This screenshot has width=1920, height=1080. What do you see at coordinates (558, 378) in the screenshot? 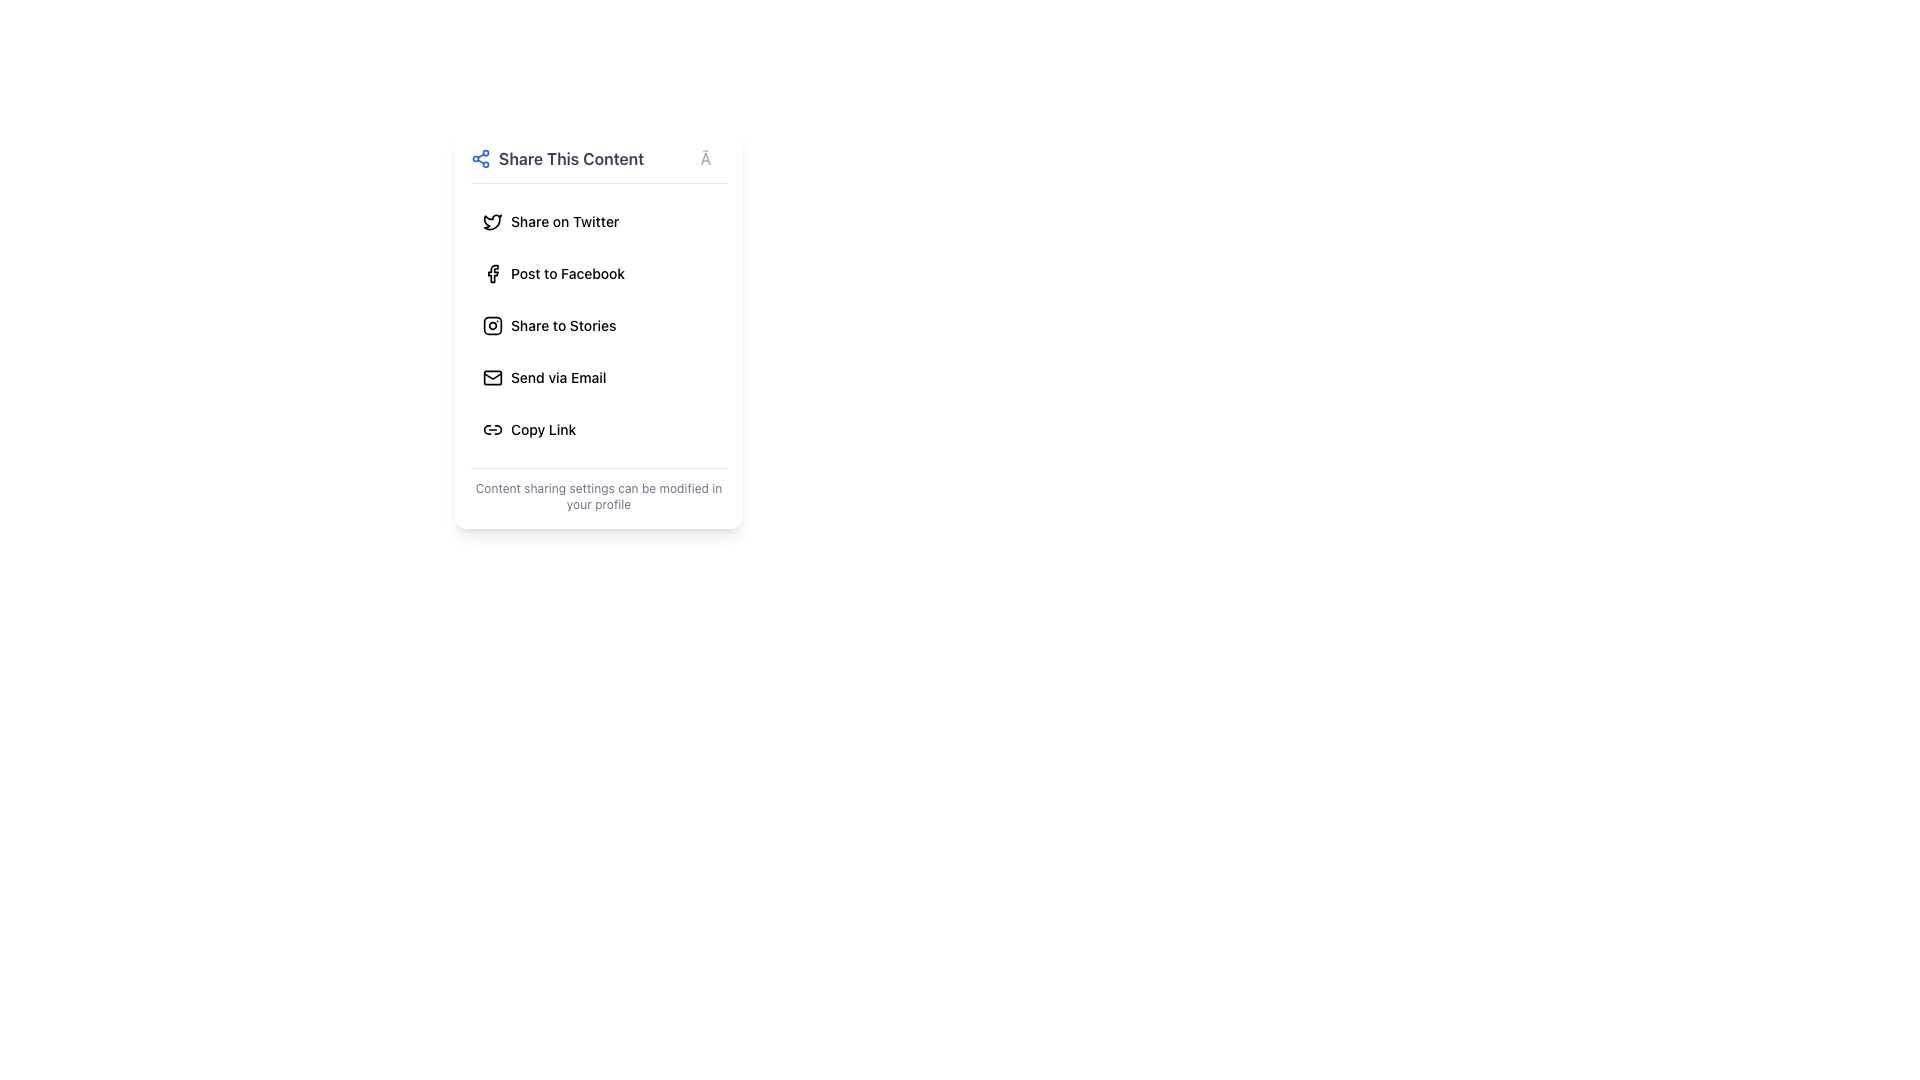
I see `the 'Send via Email' label, which is part of a vertical list of sharing actions, located between 'Share to Stories' and 'Copy Link'` at bounding box center [558, 378].